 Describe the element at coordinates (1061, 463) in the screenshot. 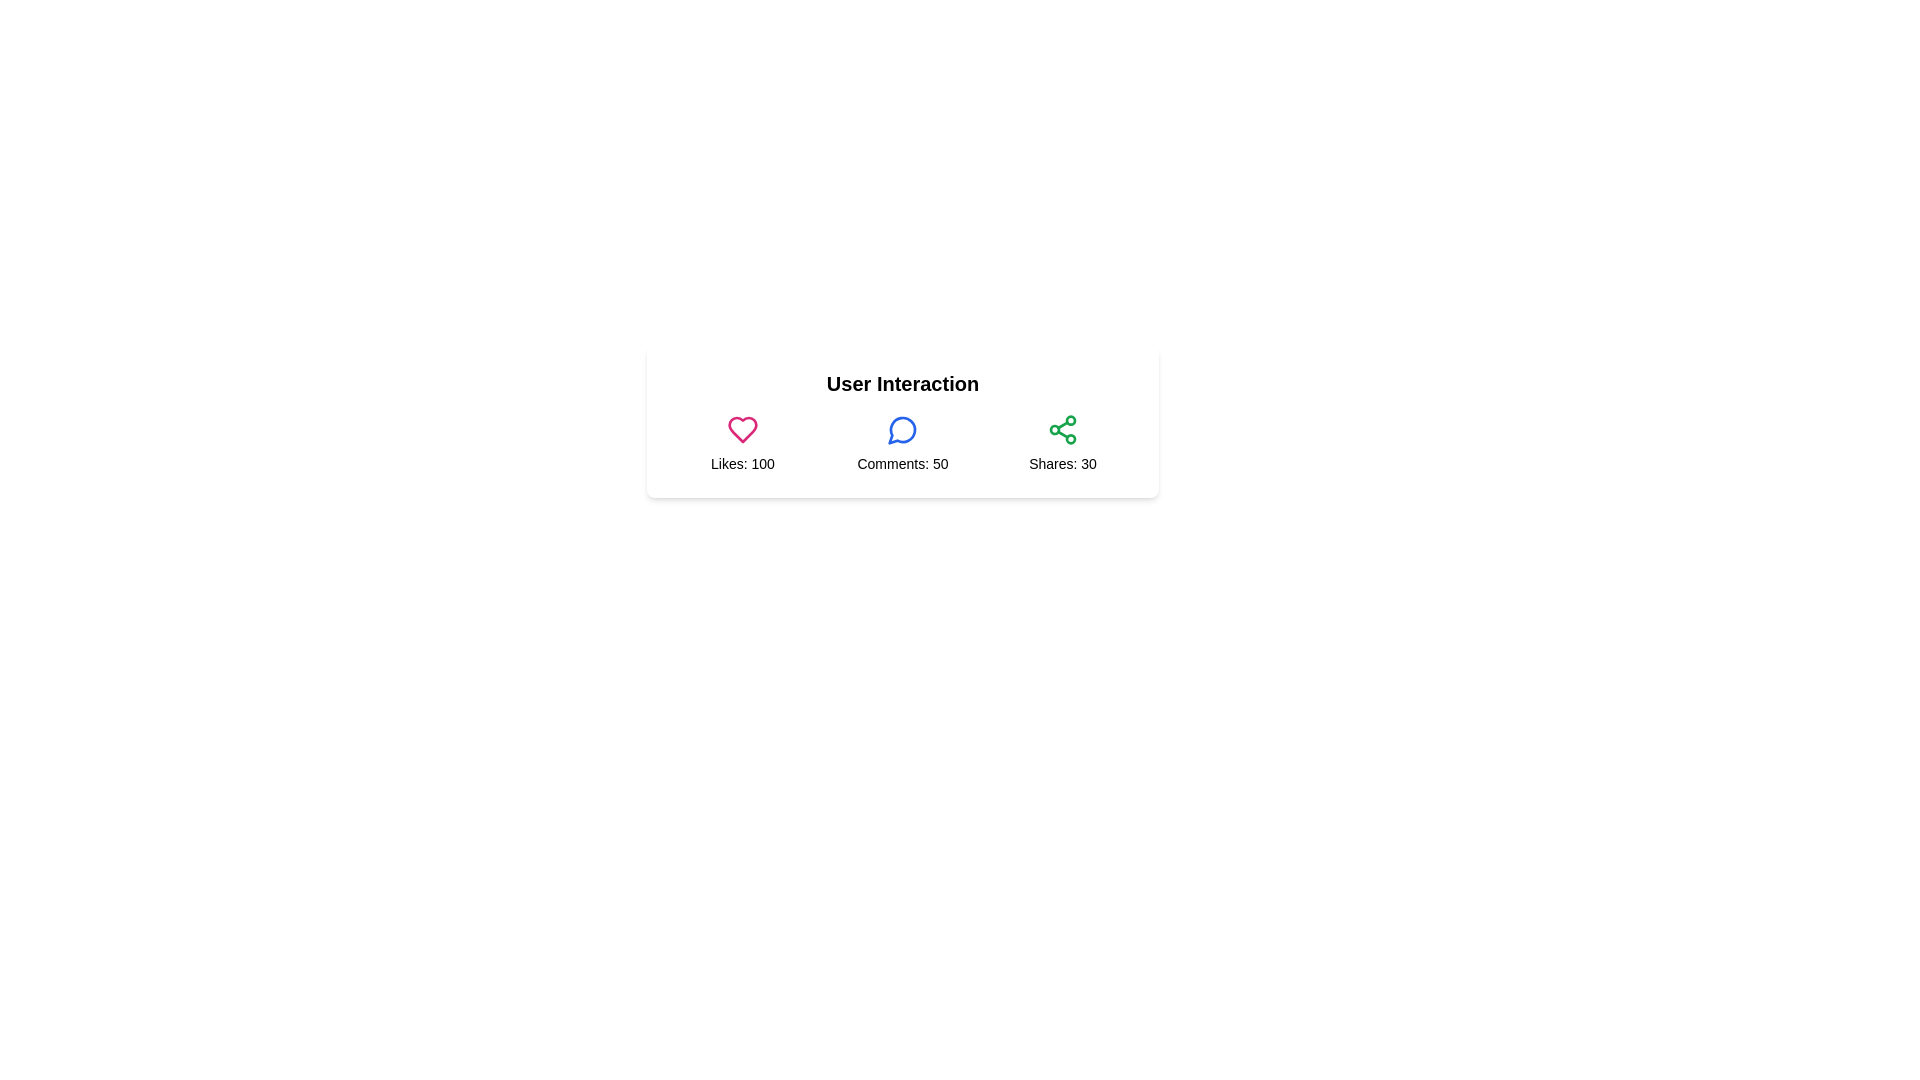

I see `the text label displaying 'Shares: 30', which is positioned at the bottom of the sharing section and aligned with the sharing icon above it` at that location.